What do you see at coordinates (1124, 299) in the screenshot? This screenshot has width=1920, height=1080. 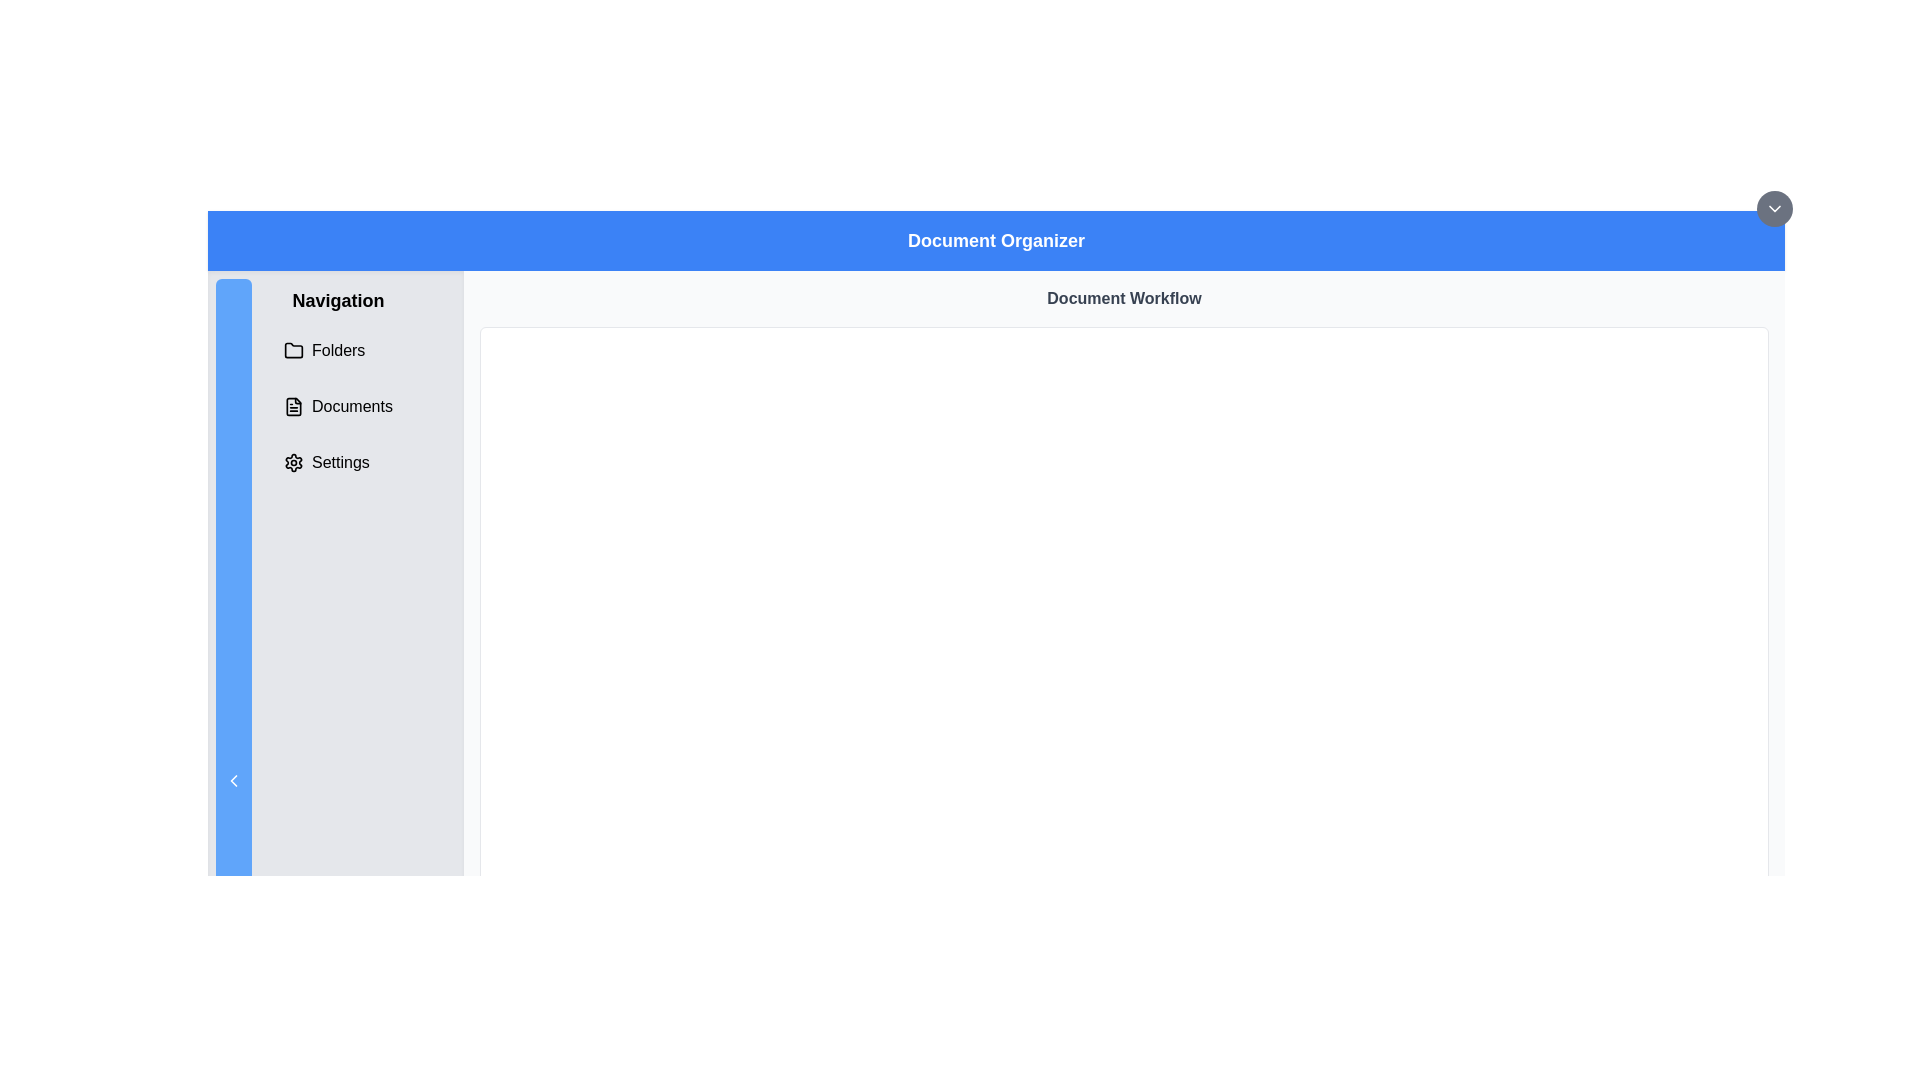 I see `the static text element that serves as a title or heading for the content, positioned beneath the blue header 'Document Organizer'` at bounding box center [1124, 299].